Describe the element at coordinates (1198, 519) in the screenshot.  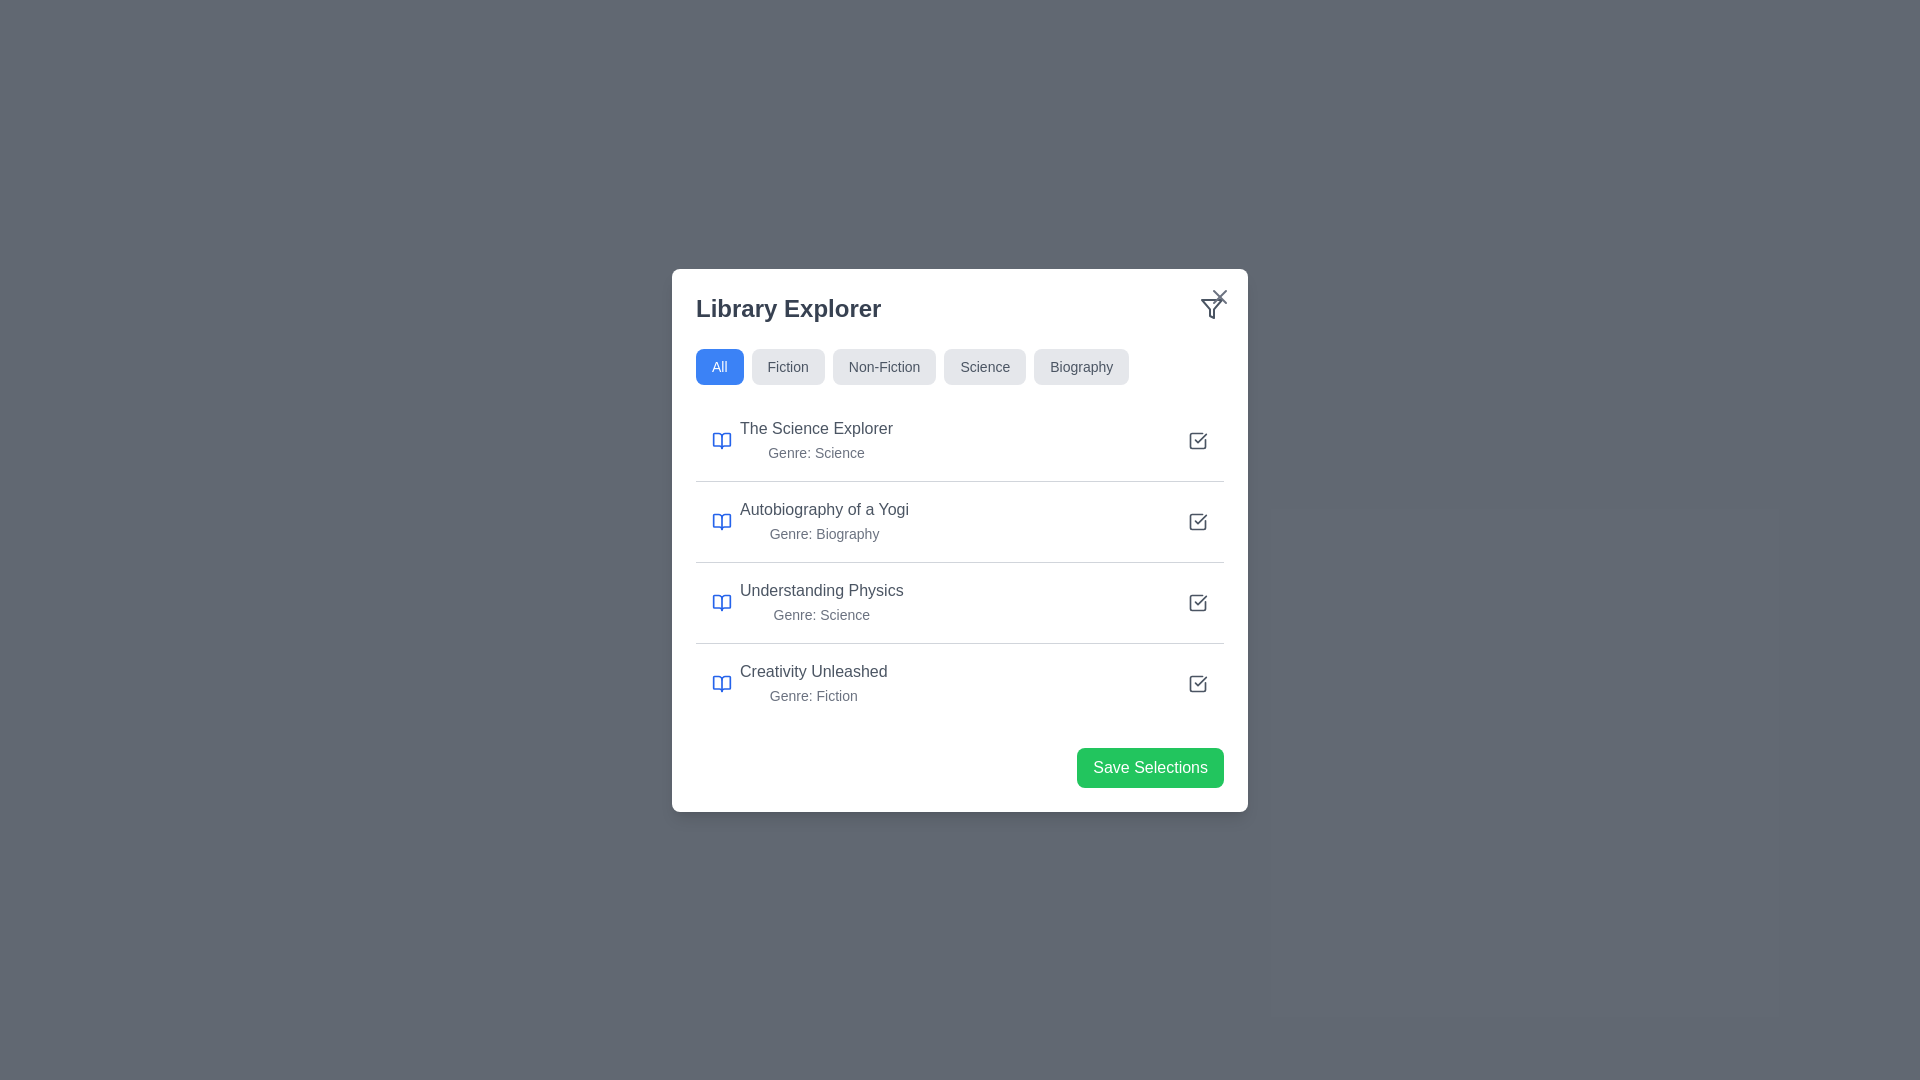
I see `the checkbox input control for the 'Autobiography of a Yogi' item` at that location.